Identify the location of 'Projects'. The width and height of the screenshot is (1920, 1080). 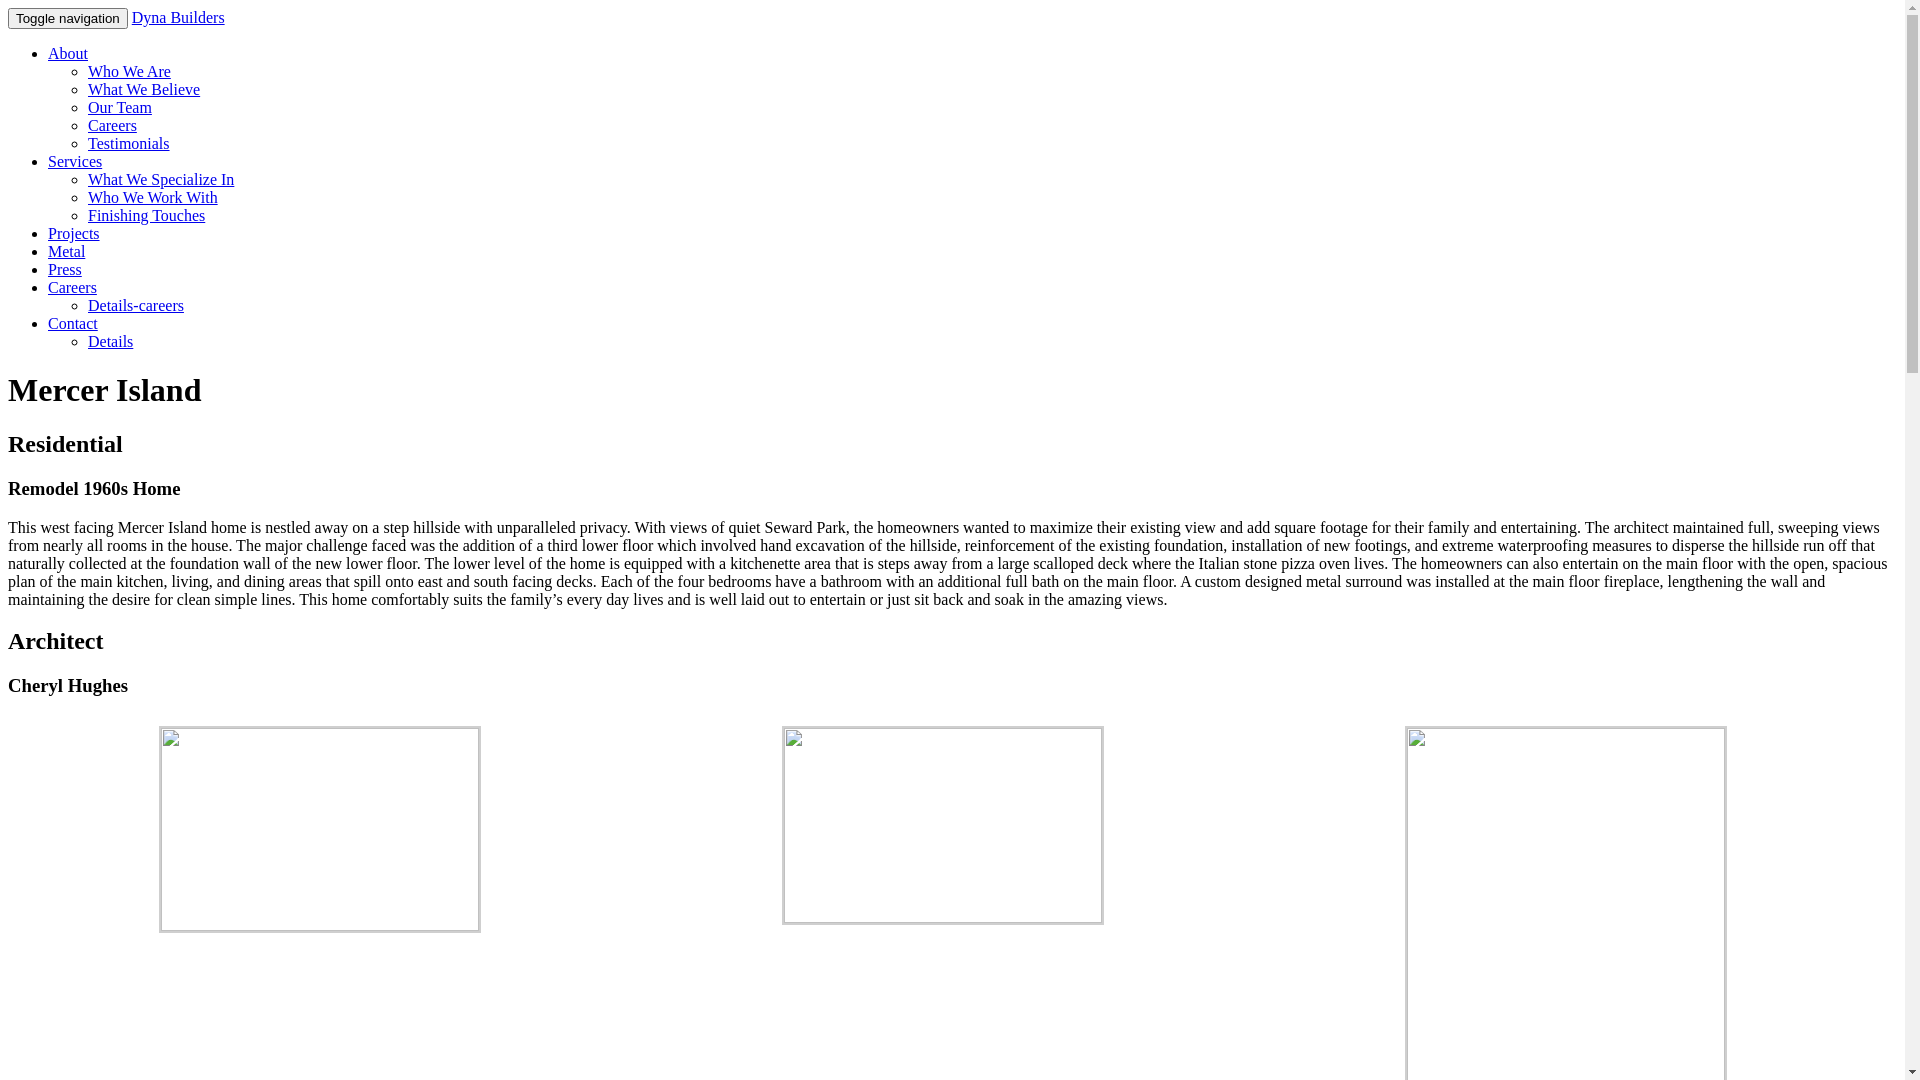
(73, 232).